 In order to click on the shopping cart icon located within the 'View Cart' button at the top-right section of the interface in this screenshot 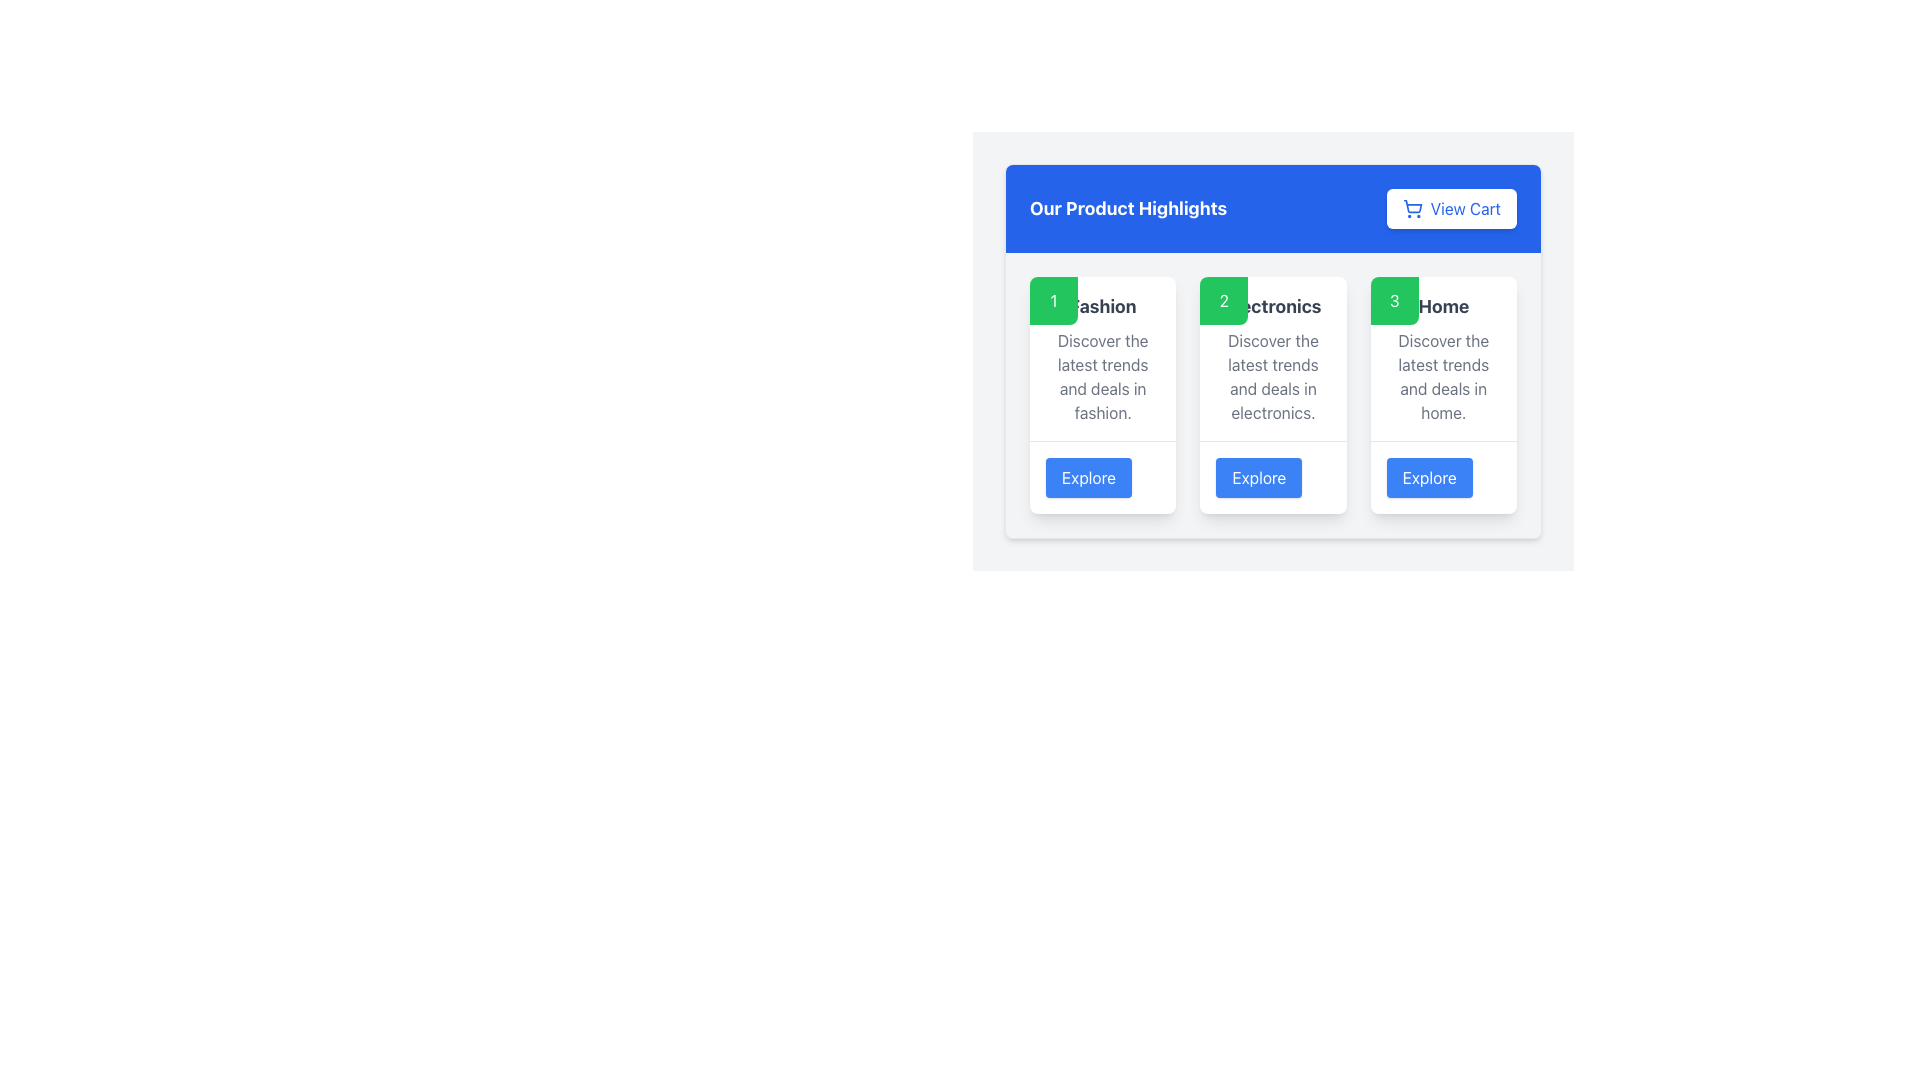, I will do `click(1411, 208)`.